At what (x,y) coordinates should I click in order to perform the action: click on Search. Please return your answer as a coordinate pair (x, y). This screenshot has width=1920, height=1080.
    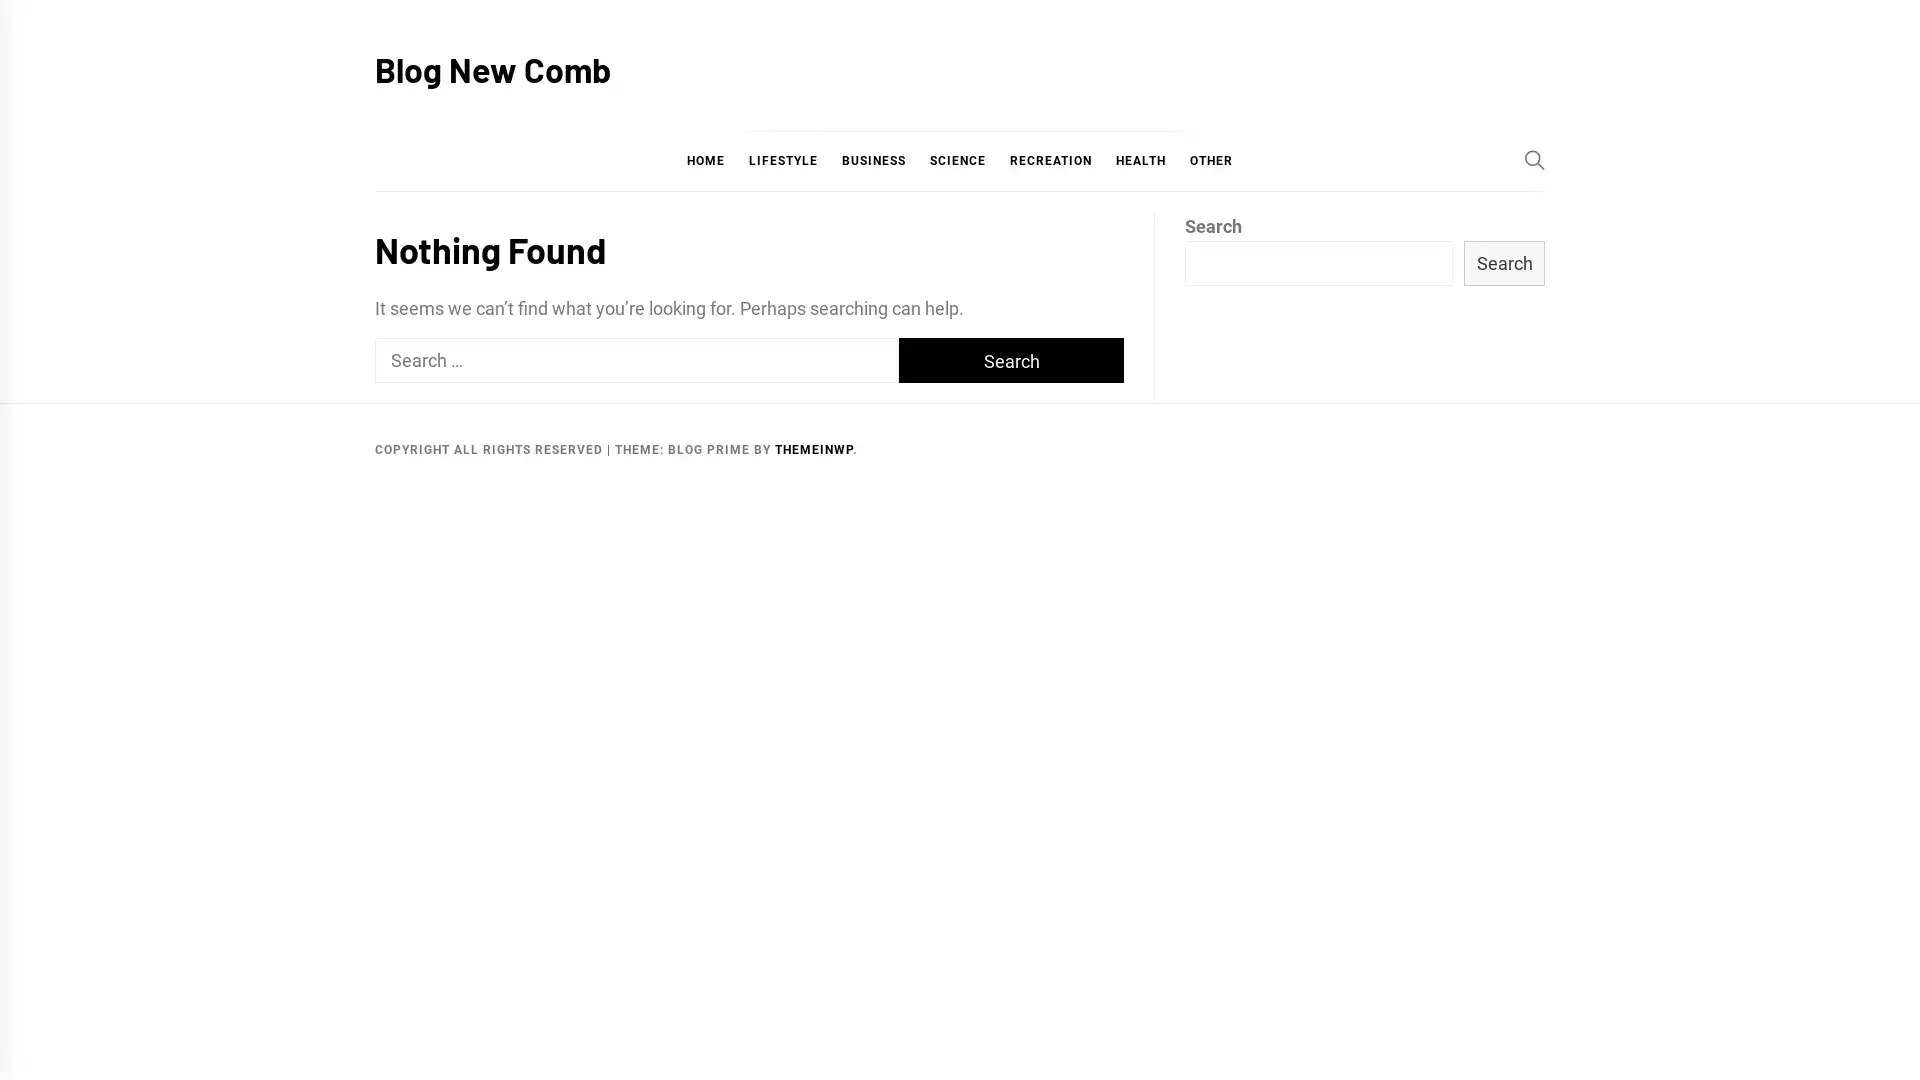
    Looking at the image, I should click on (1503, 262).